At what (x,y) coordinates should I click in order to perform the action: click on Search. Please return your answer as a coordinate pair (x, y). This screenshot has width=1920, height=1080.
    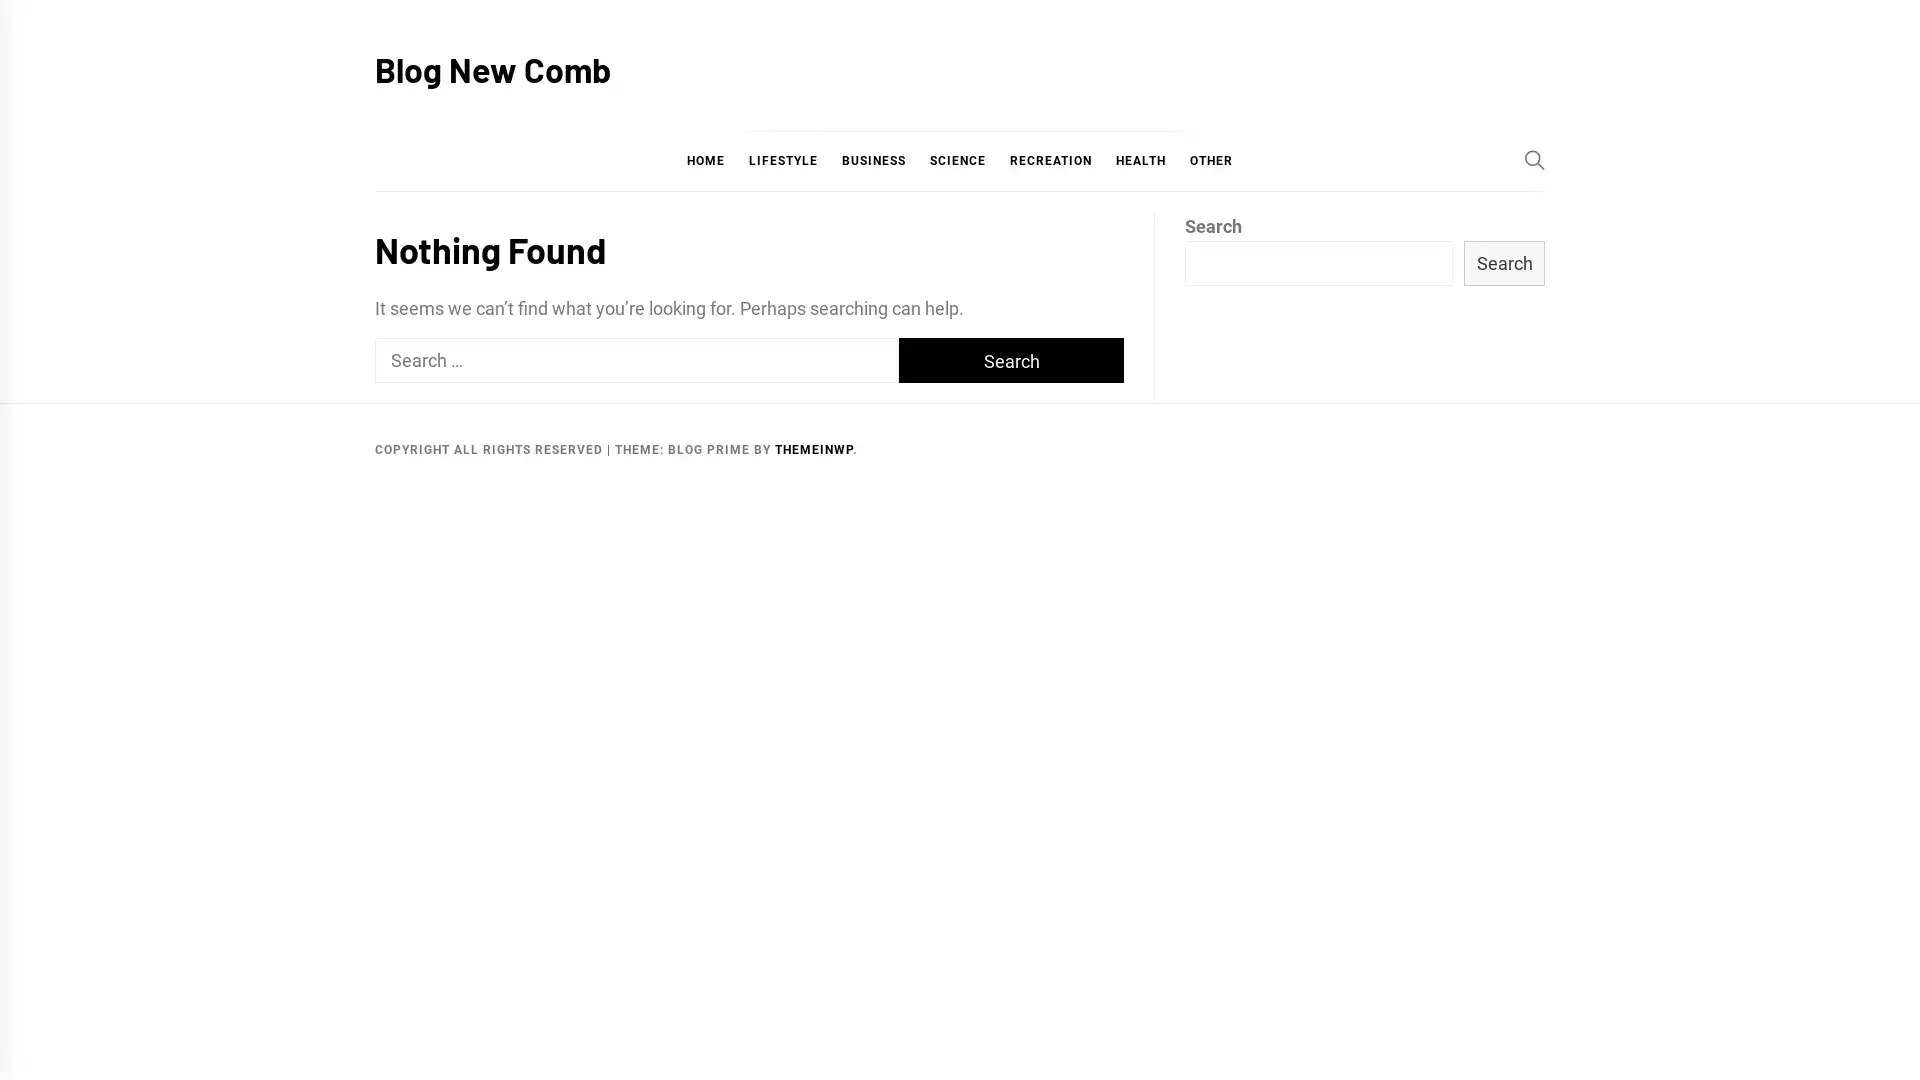
    Looking at the image, I should click on (1503, 262).